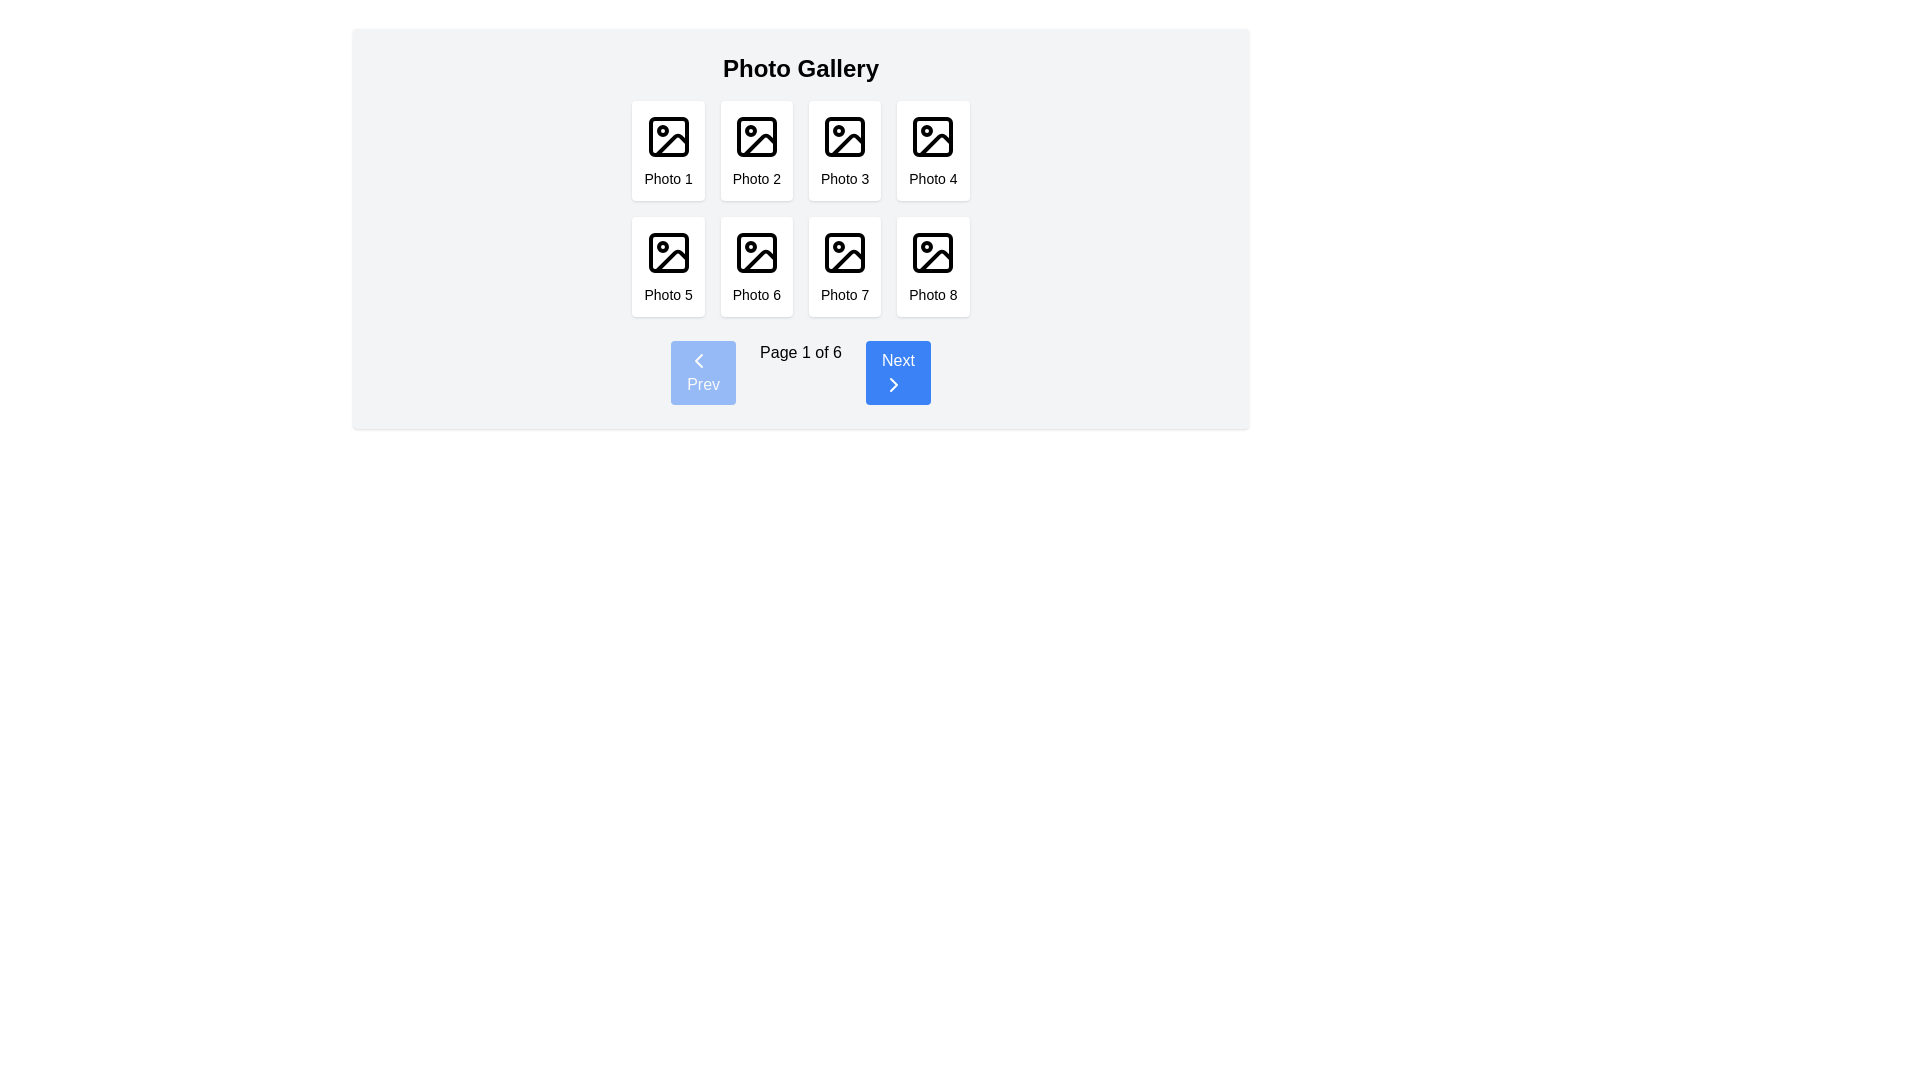 The height and width of the screenshot is (1080, 1920). What do you see at coordinates (845, 294) in the screenshot?
I see `the text label that identifies the associated photo in the gallery, located on the seventh position in the grid of photos in the 'Photo Gallery' section` at bounding box center [845, 294].